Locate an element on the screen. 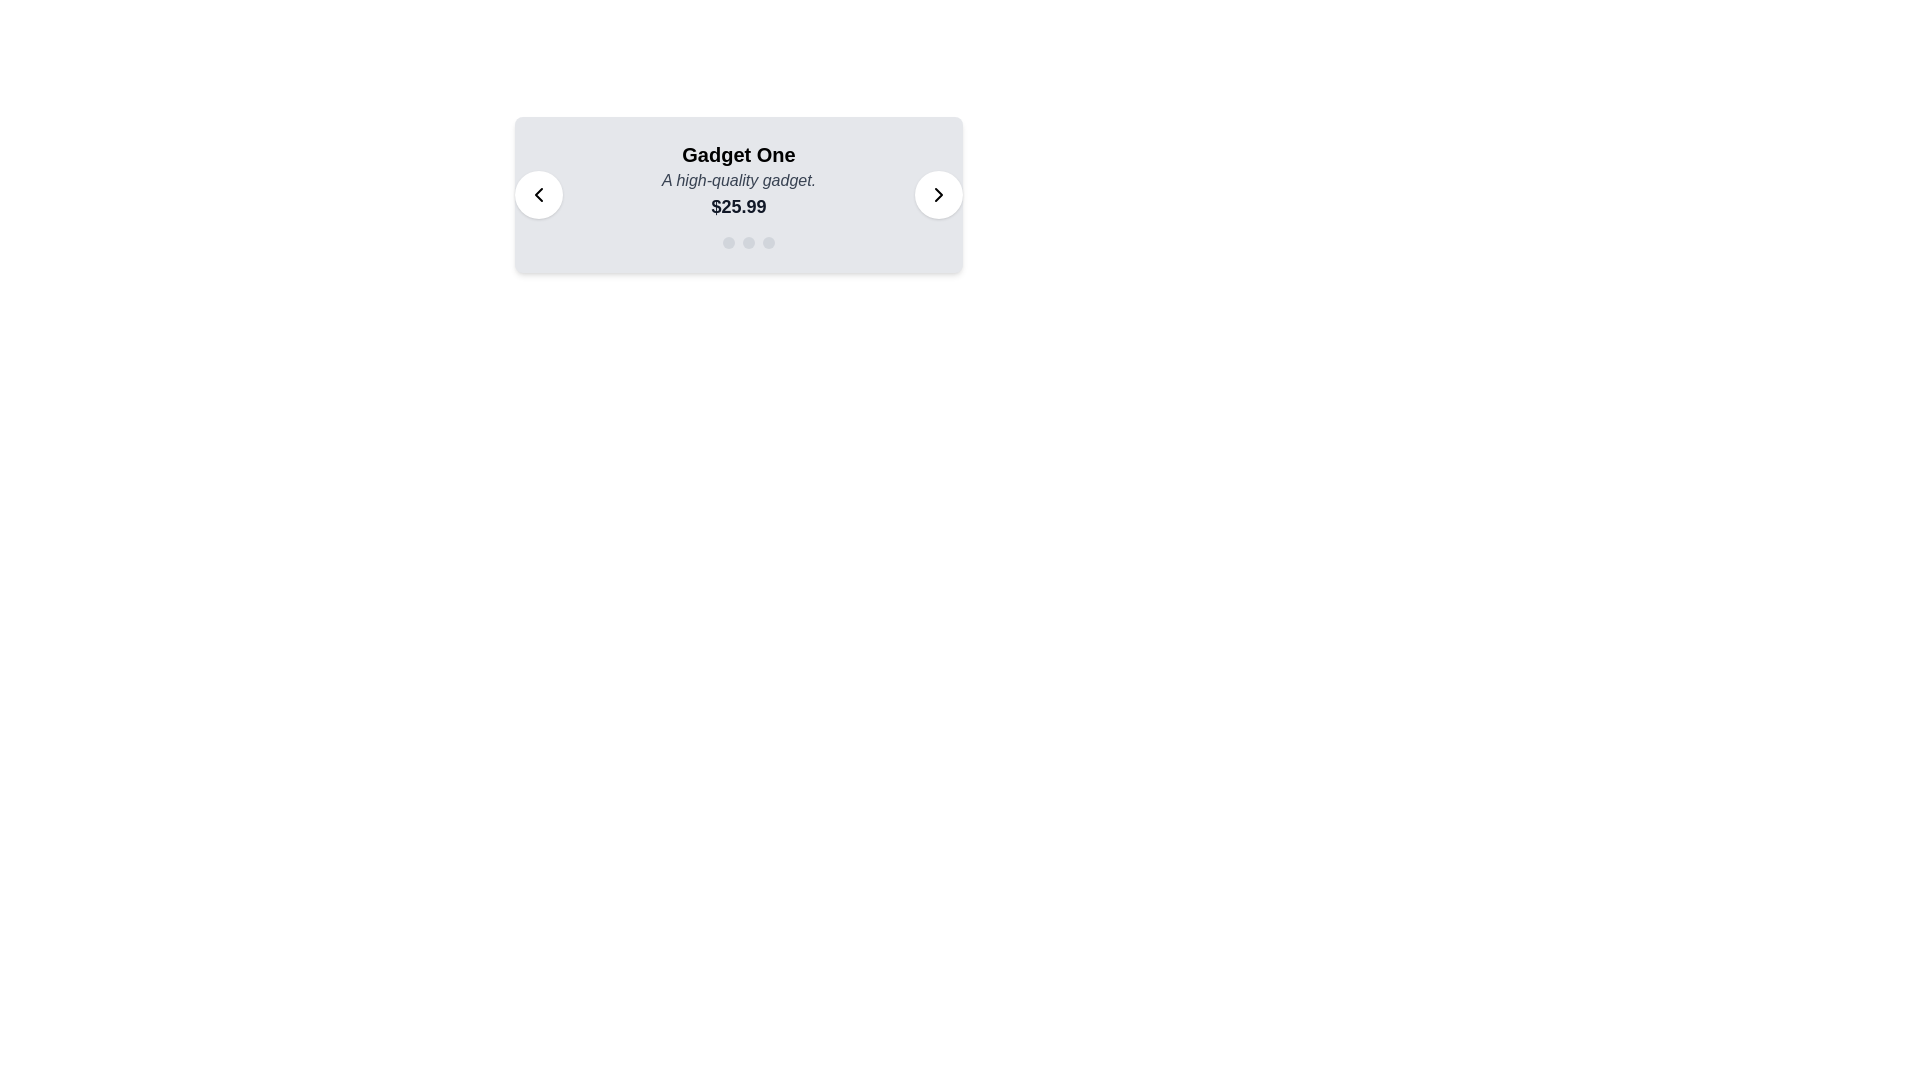 The image size is (1920, 1080). the text label providing additional details about the product named 'Gadget One', which is located directly below the title and above the price text '$25.99' is located at coordinates (738, 181).